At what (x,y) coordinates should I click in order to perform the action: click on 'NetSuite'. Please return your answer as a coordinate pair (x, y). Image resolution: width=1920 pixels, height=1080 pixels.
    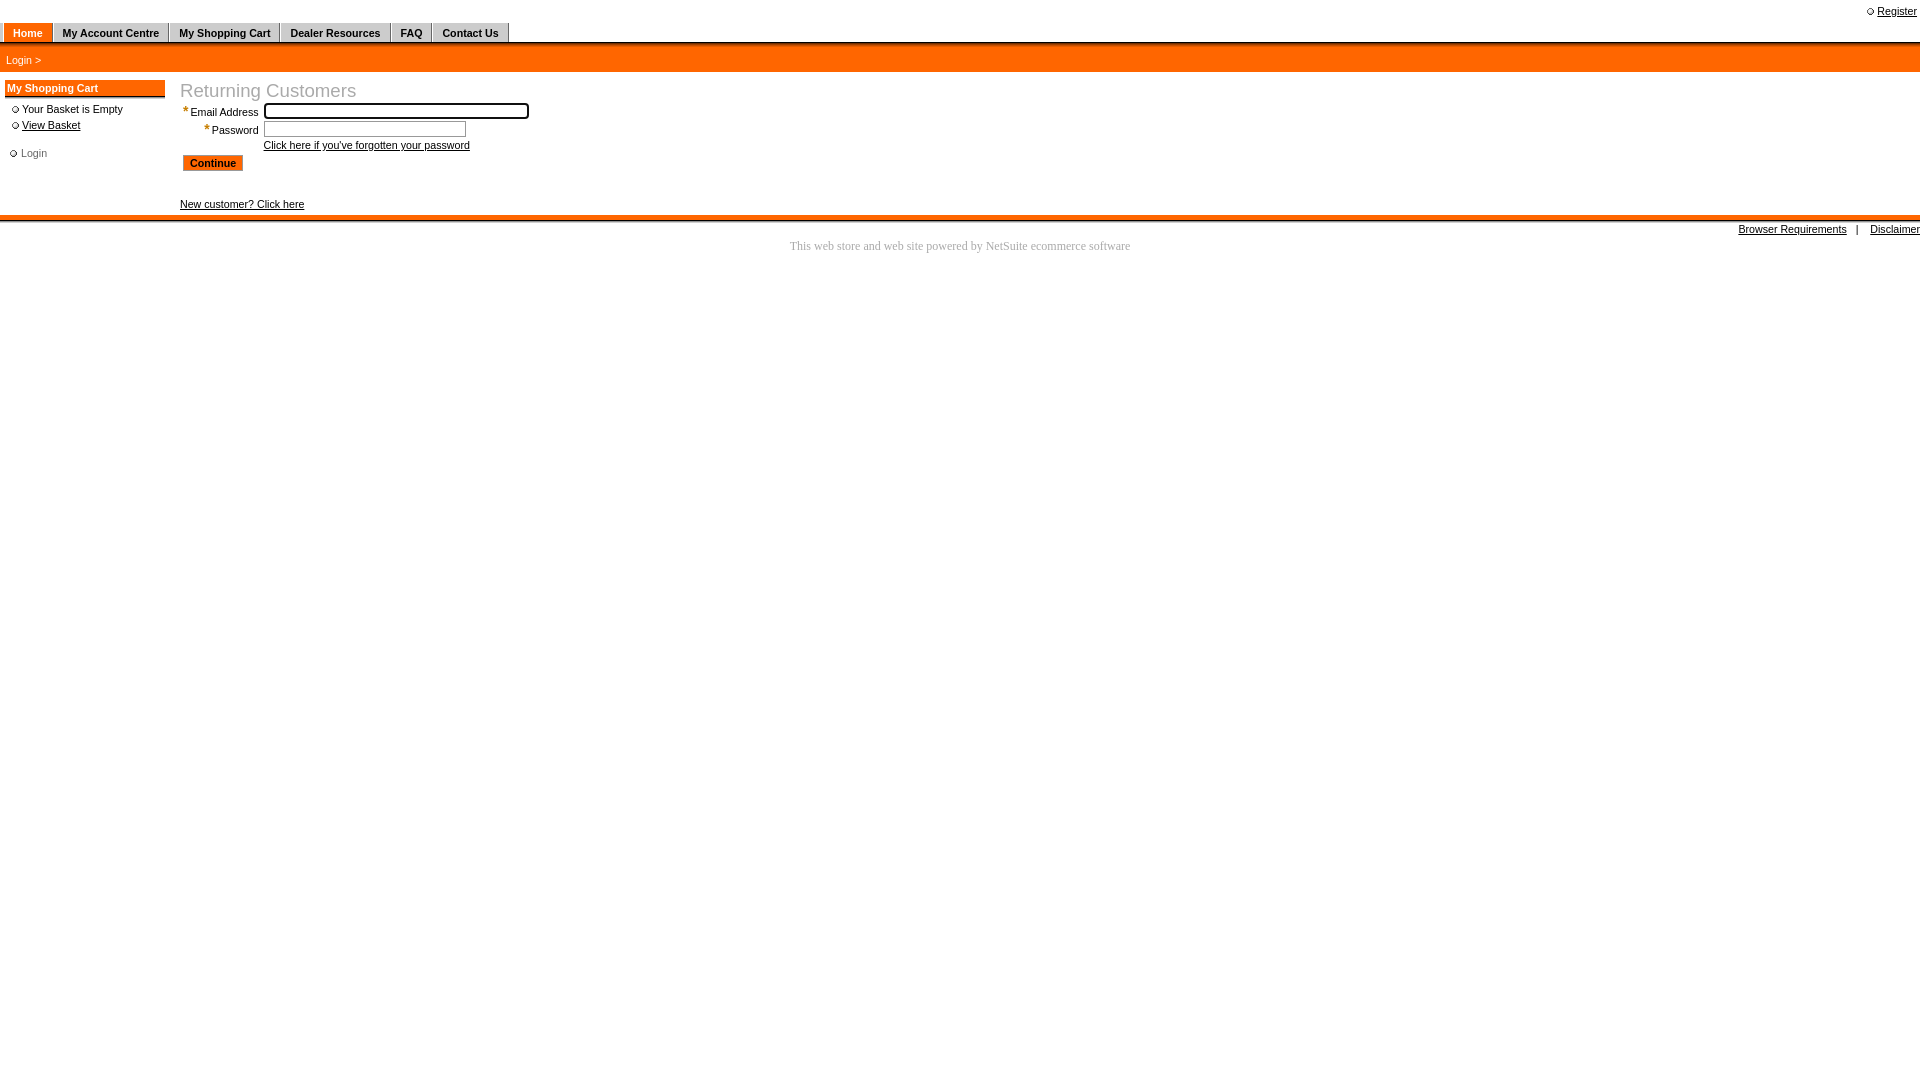
    Looking at the image, I should click on (985, 245).